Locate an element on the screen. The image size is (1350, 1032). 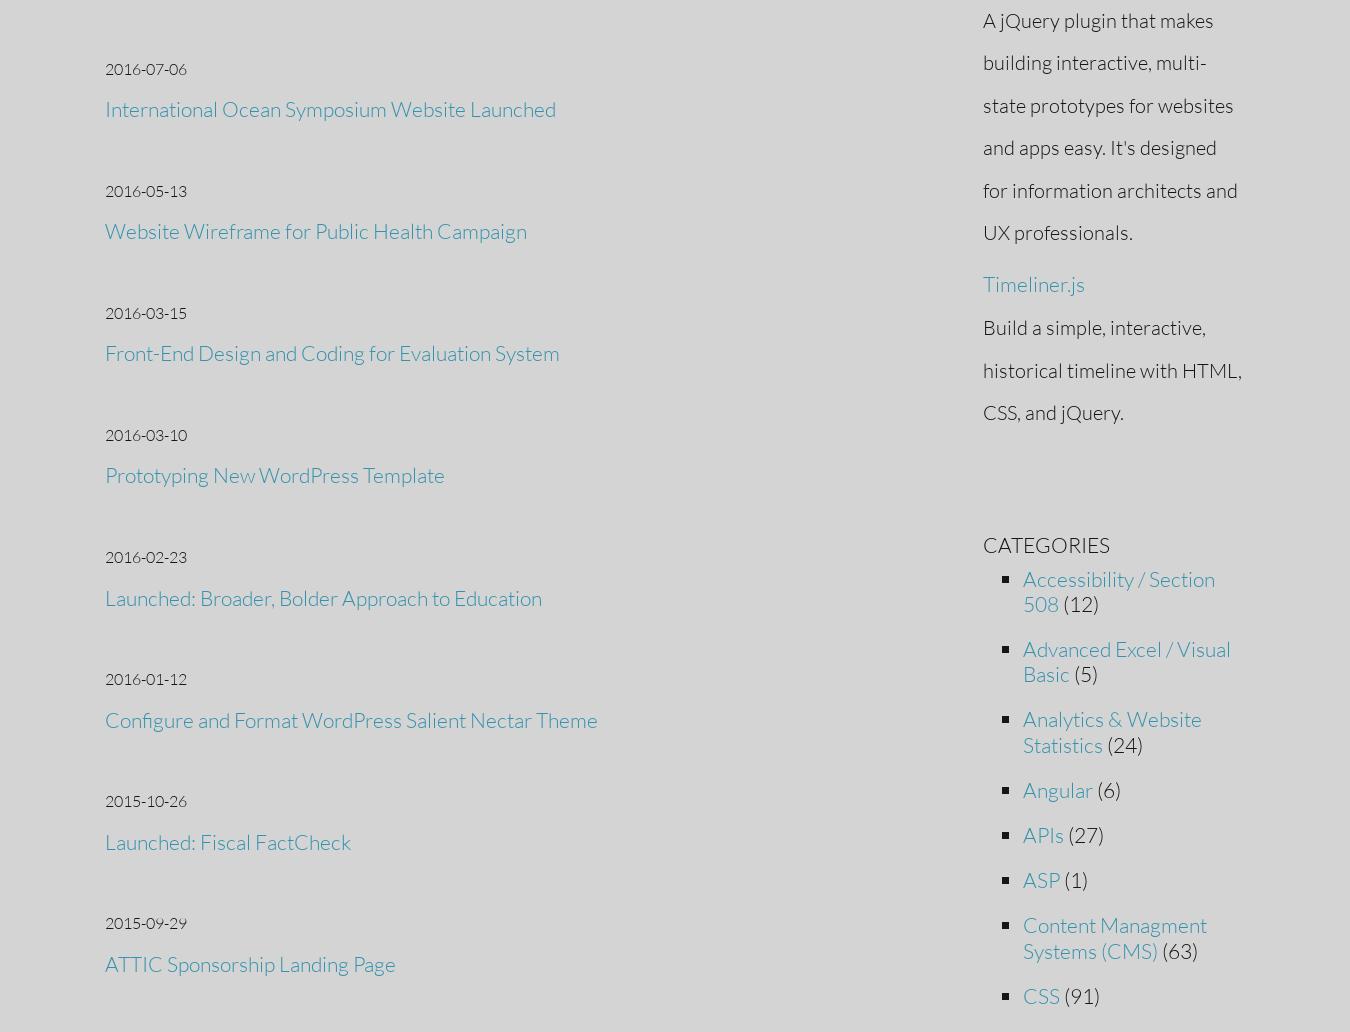
'(1)' is located at coordinates (1072, 879).